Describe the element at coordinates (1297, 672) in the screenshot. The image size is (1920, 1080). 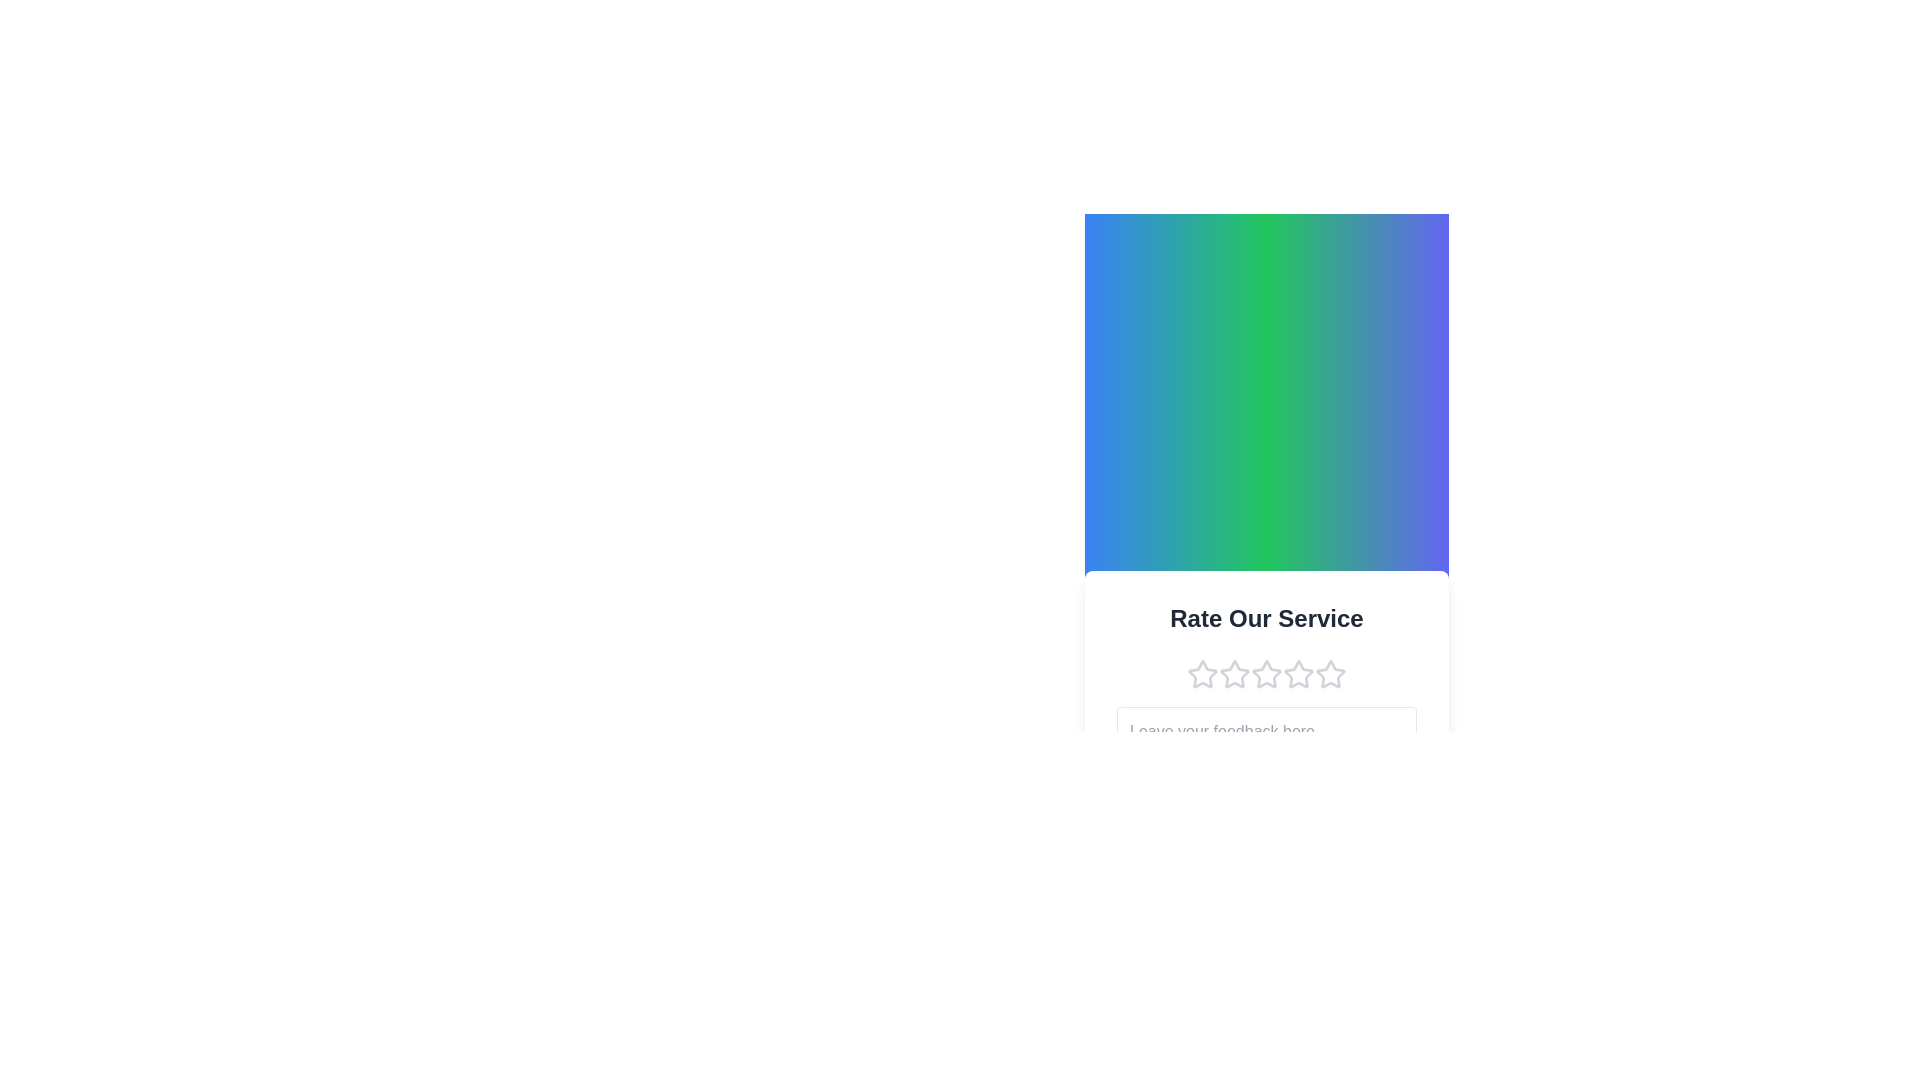
I see `the third star icon in the rating system below the 'Rate Our Service' title to rate it` at that location.